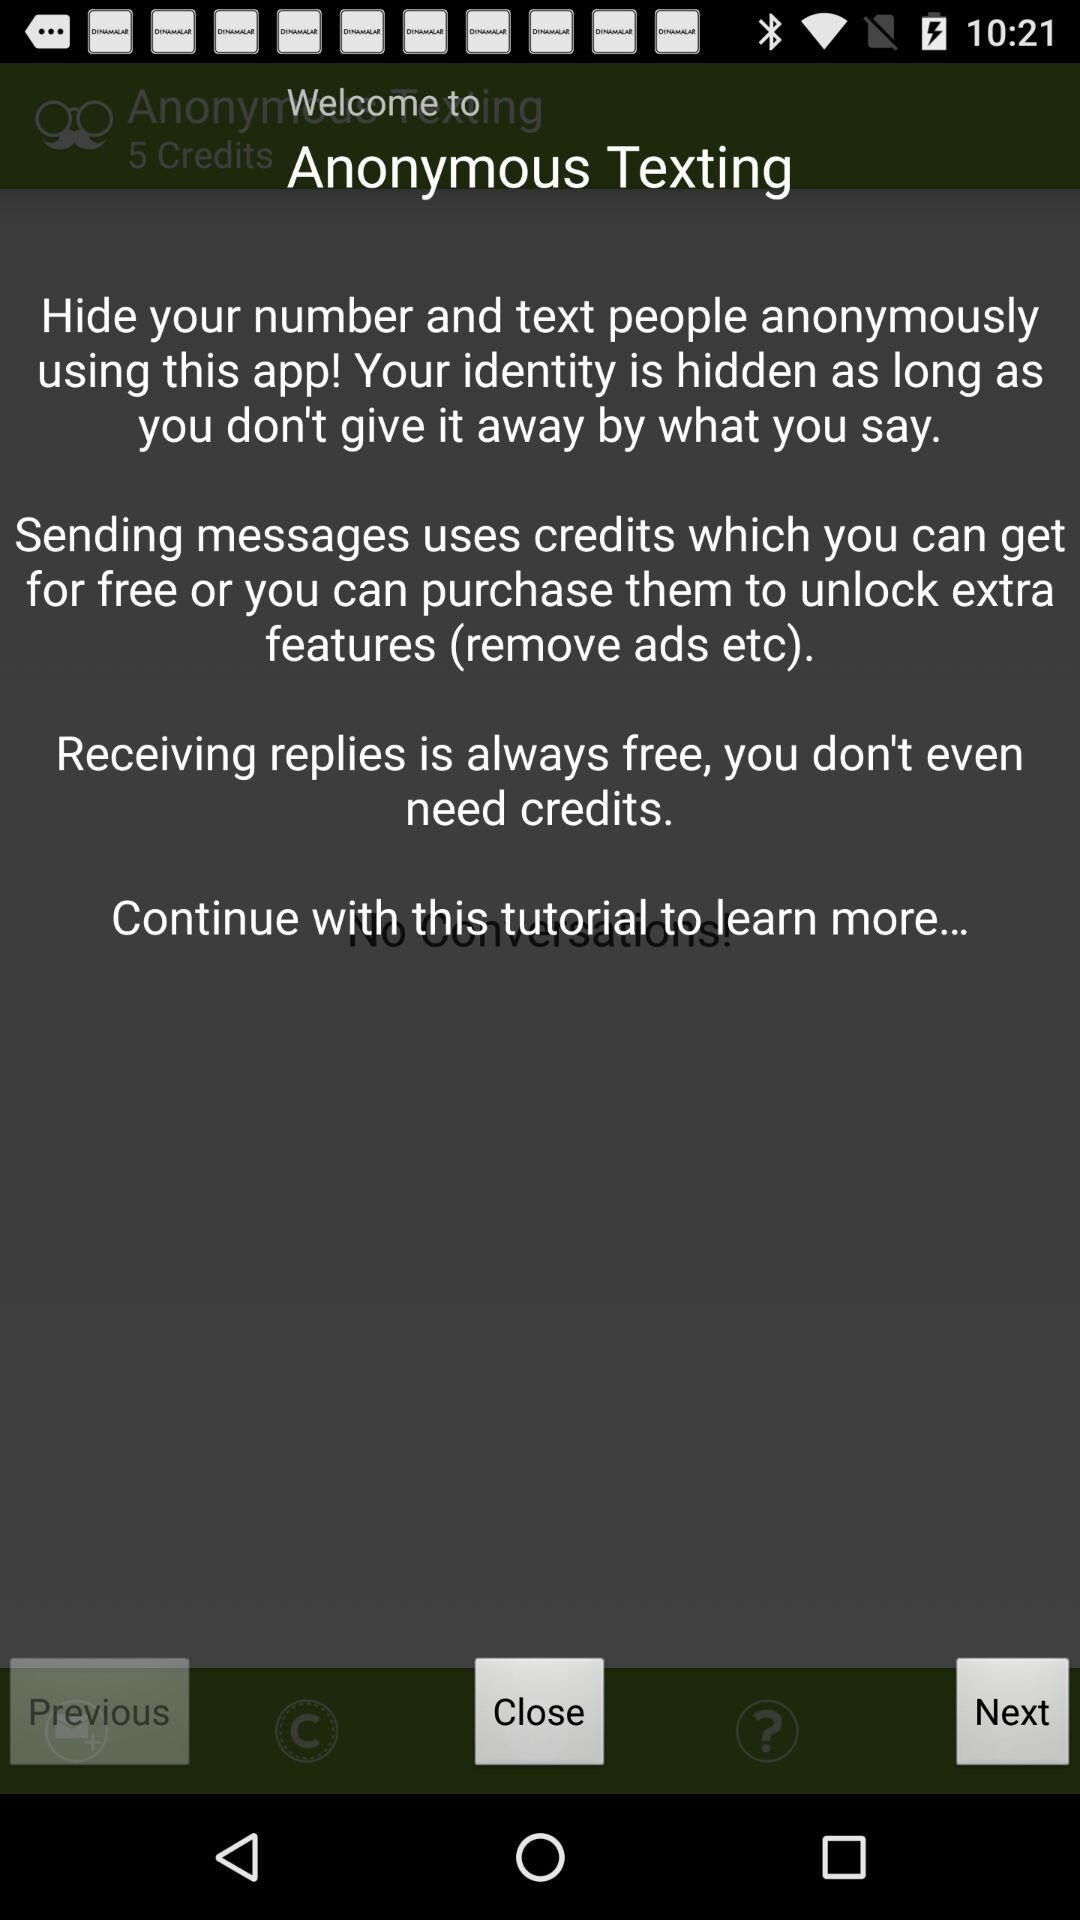 This screenshot has width=1080, height=1920. What do you see at coordinates (1013, 1716) in the screenshot?
I see `the next icon` at bounding box center [1013, 1716].